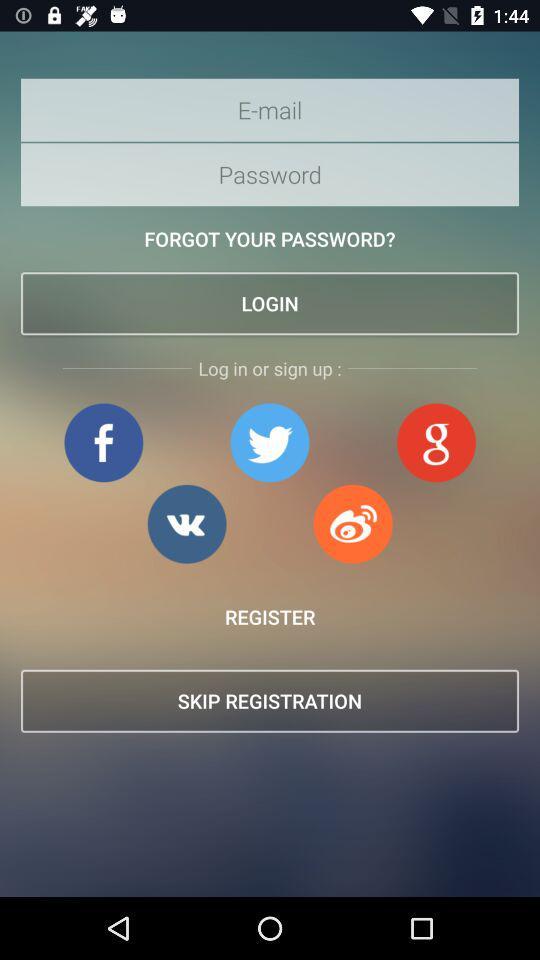 The width and height of the screenshot is (540, 960). What do you see at coordinates (435, 442) in the screenshot?
I see `open google` at bounding box center [435, 442].